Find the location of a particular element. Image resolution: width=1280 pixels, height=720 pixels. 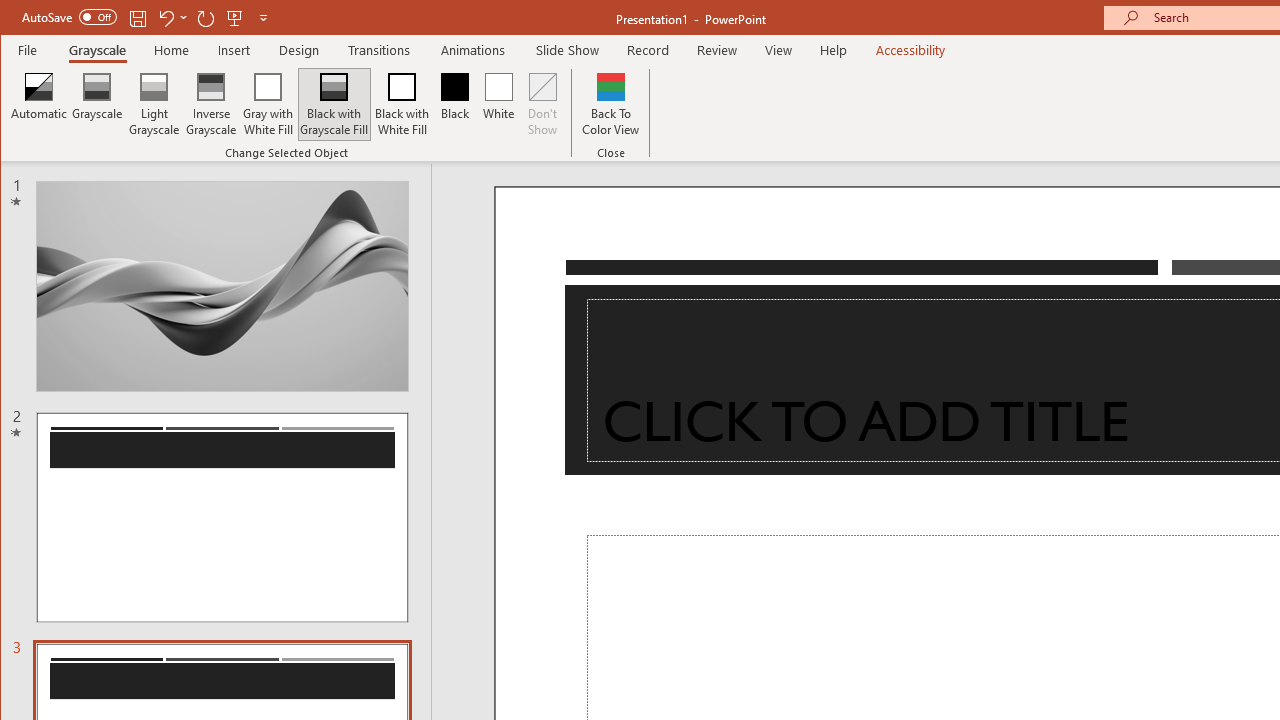

'Light Grayscale' is located at coordinates (153, 104).